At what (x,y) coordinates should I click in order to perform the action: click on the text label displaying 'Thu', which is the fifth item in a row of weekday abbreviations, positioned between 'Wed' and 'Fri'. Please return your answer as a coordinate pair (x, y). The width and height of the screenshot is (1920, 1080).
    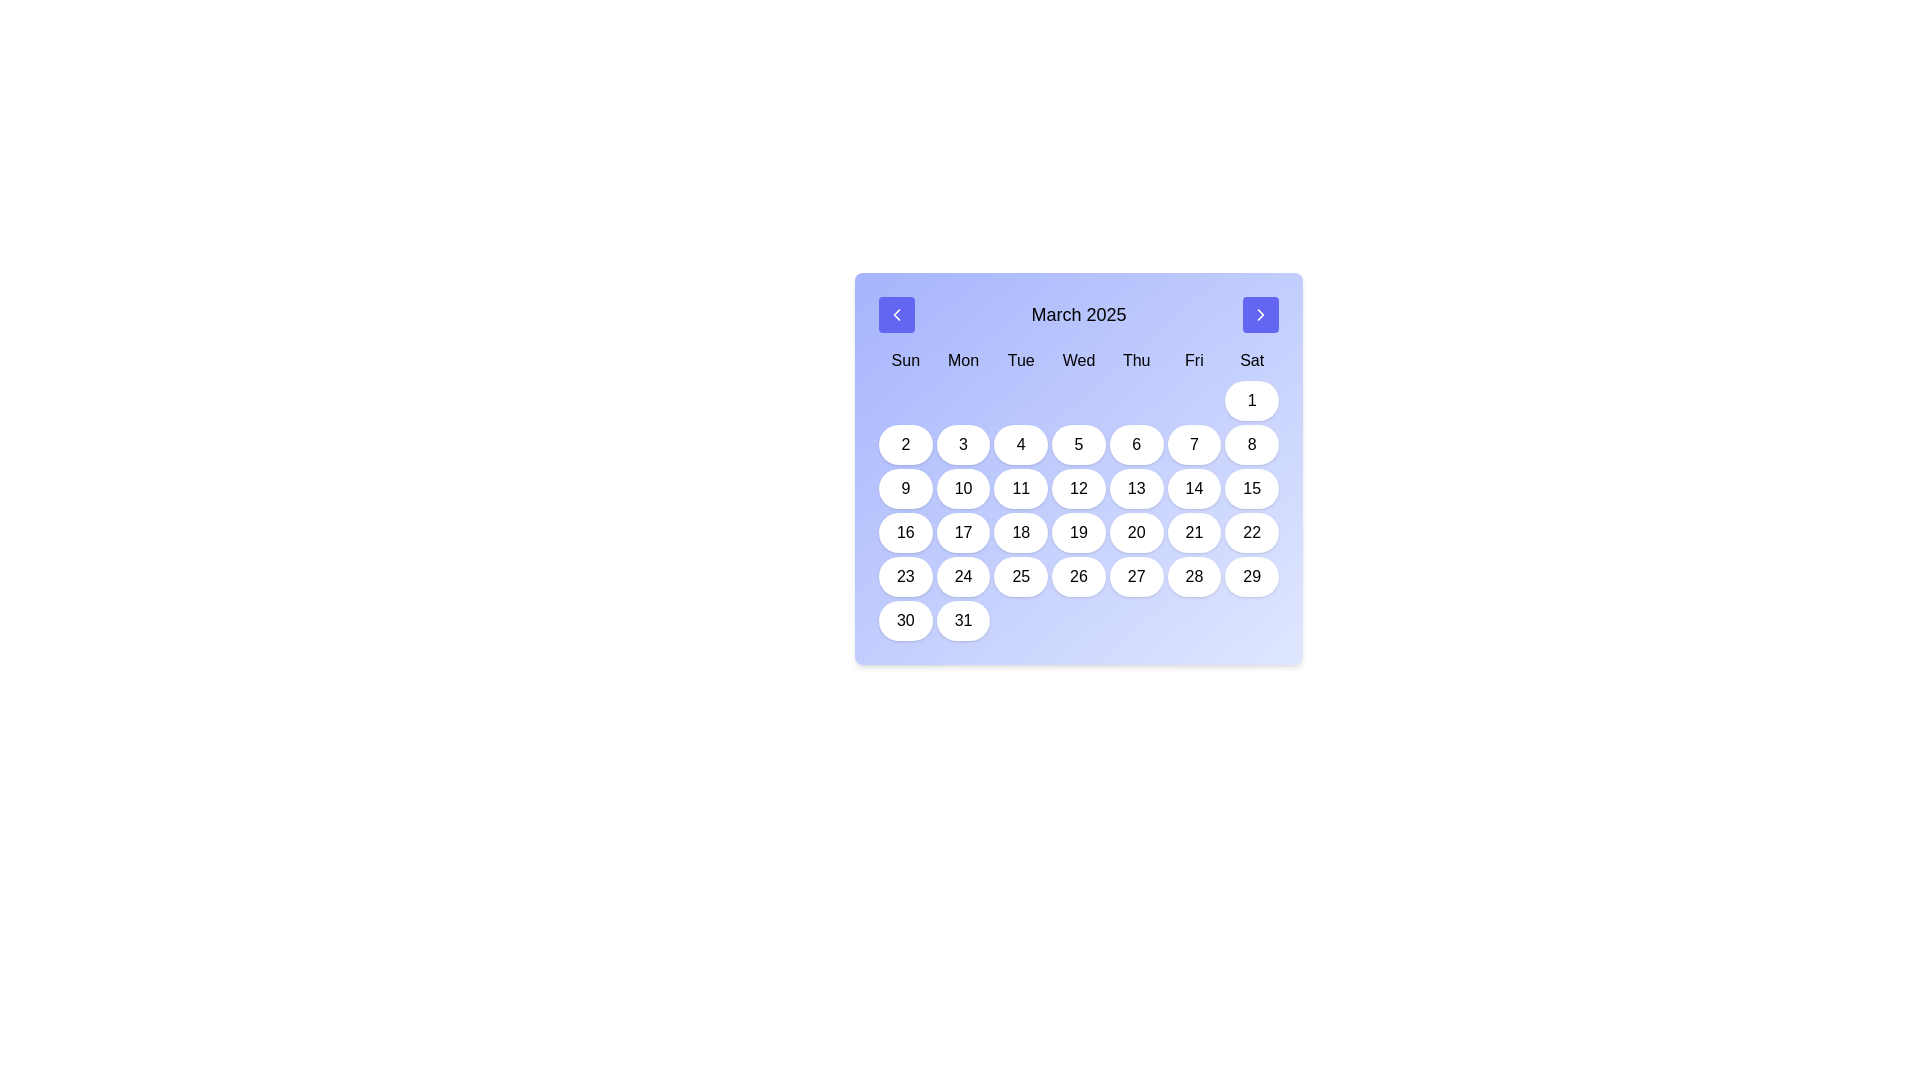
    Looking at the image, I should click on (1136, 361).